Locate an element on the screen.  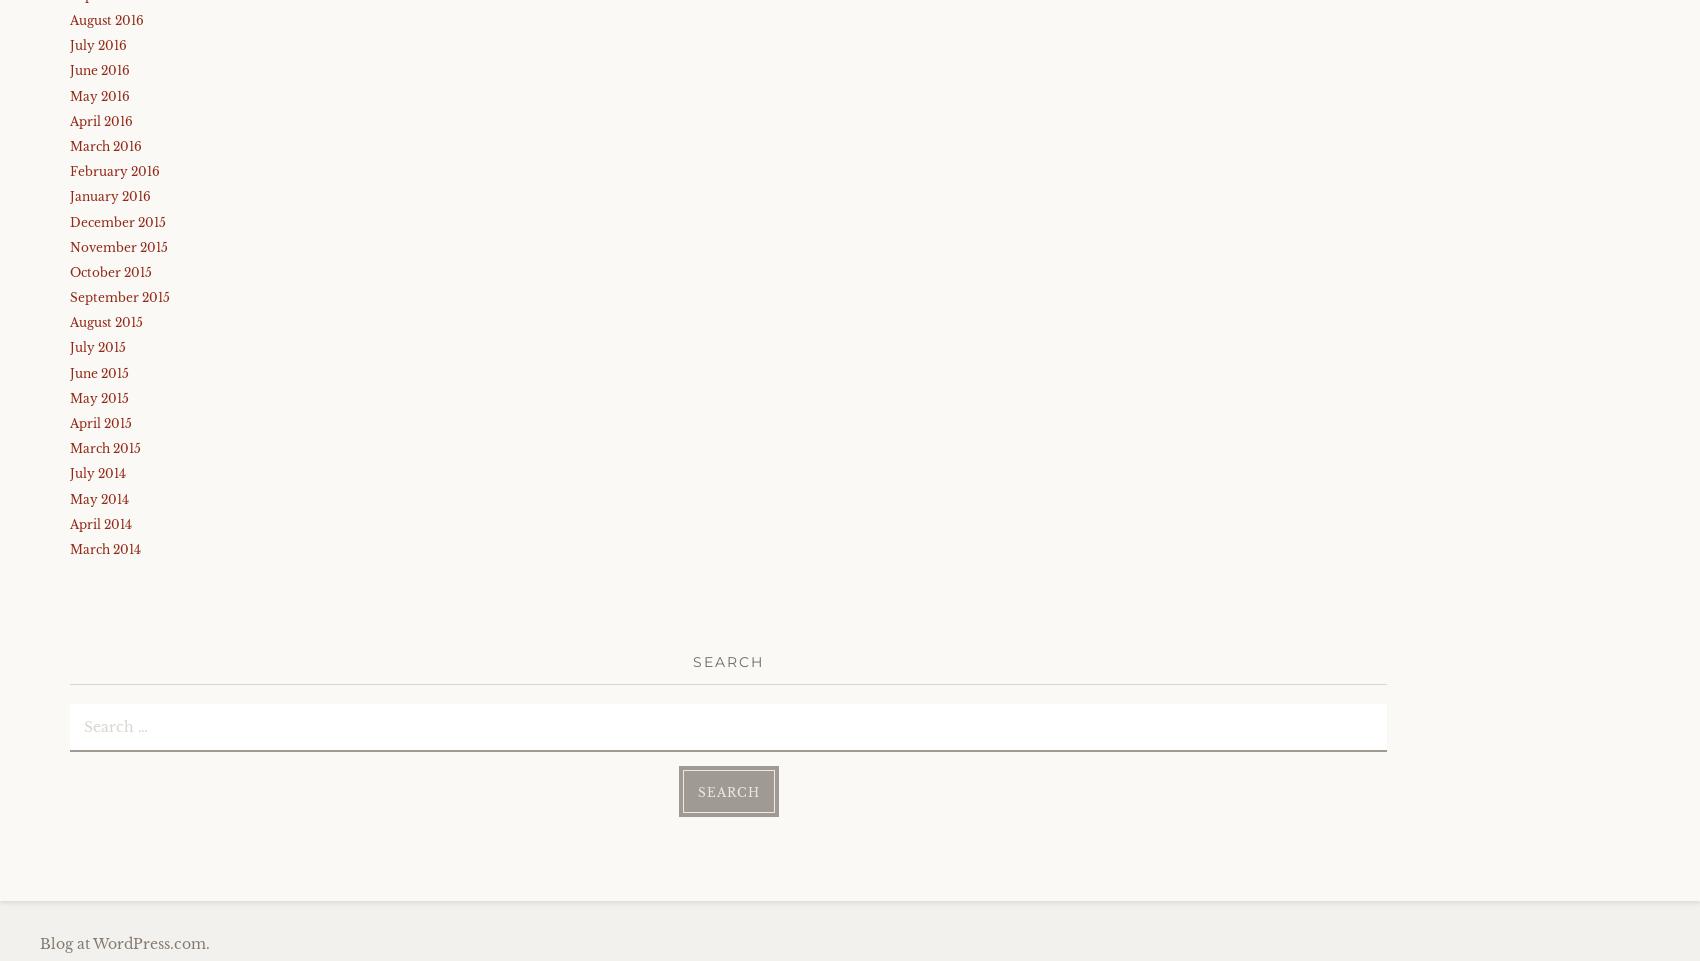
'June 2016' is located at coordinates (99, 70).